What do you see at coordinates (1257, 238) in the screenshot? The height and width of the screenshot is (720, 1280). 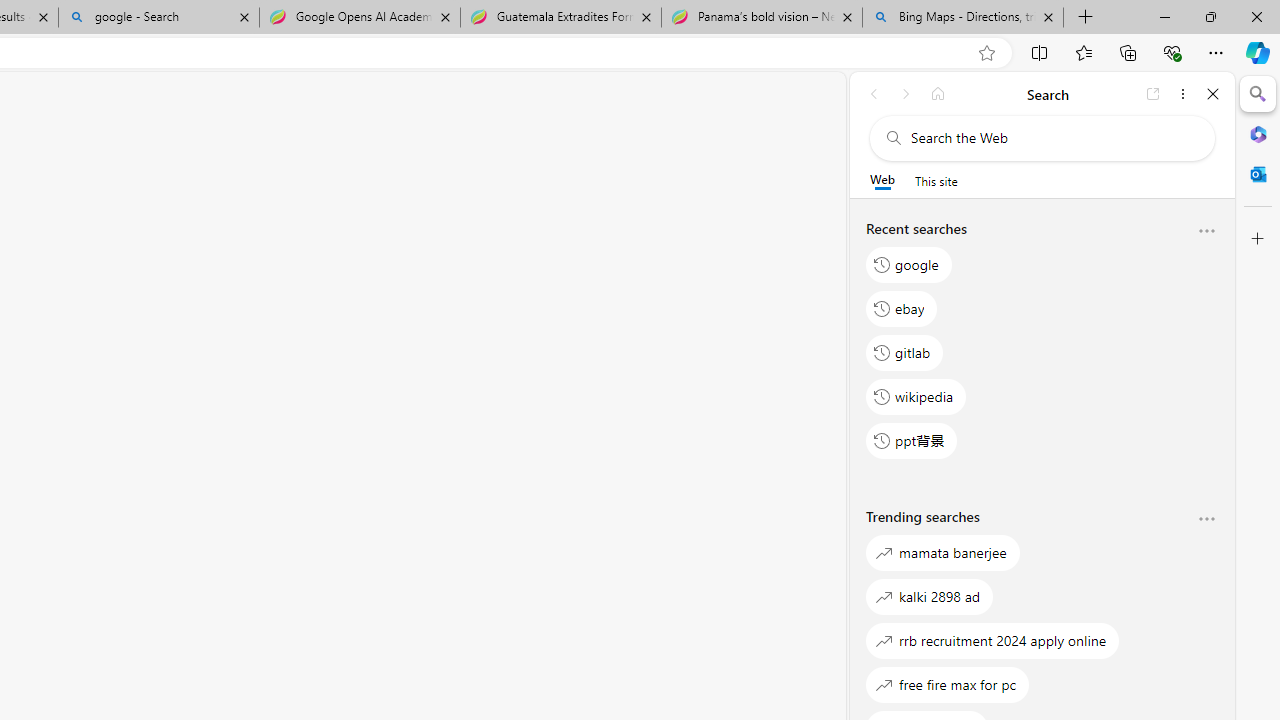 I see `'Customize'` at bounding box center [1257, 238].